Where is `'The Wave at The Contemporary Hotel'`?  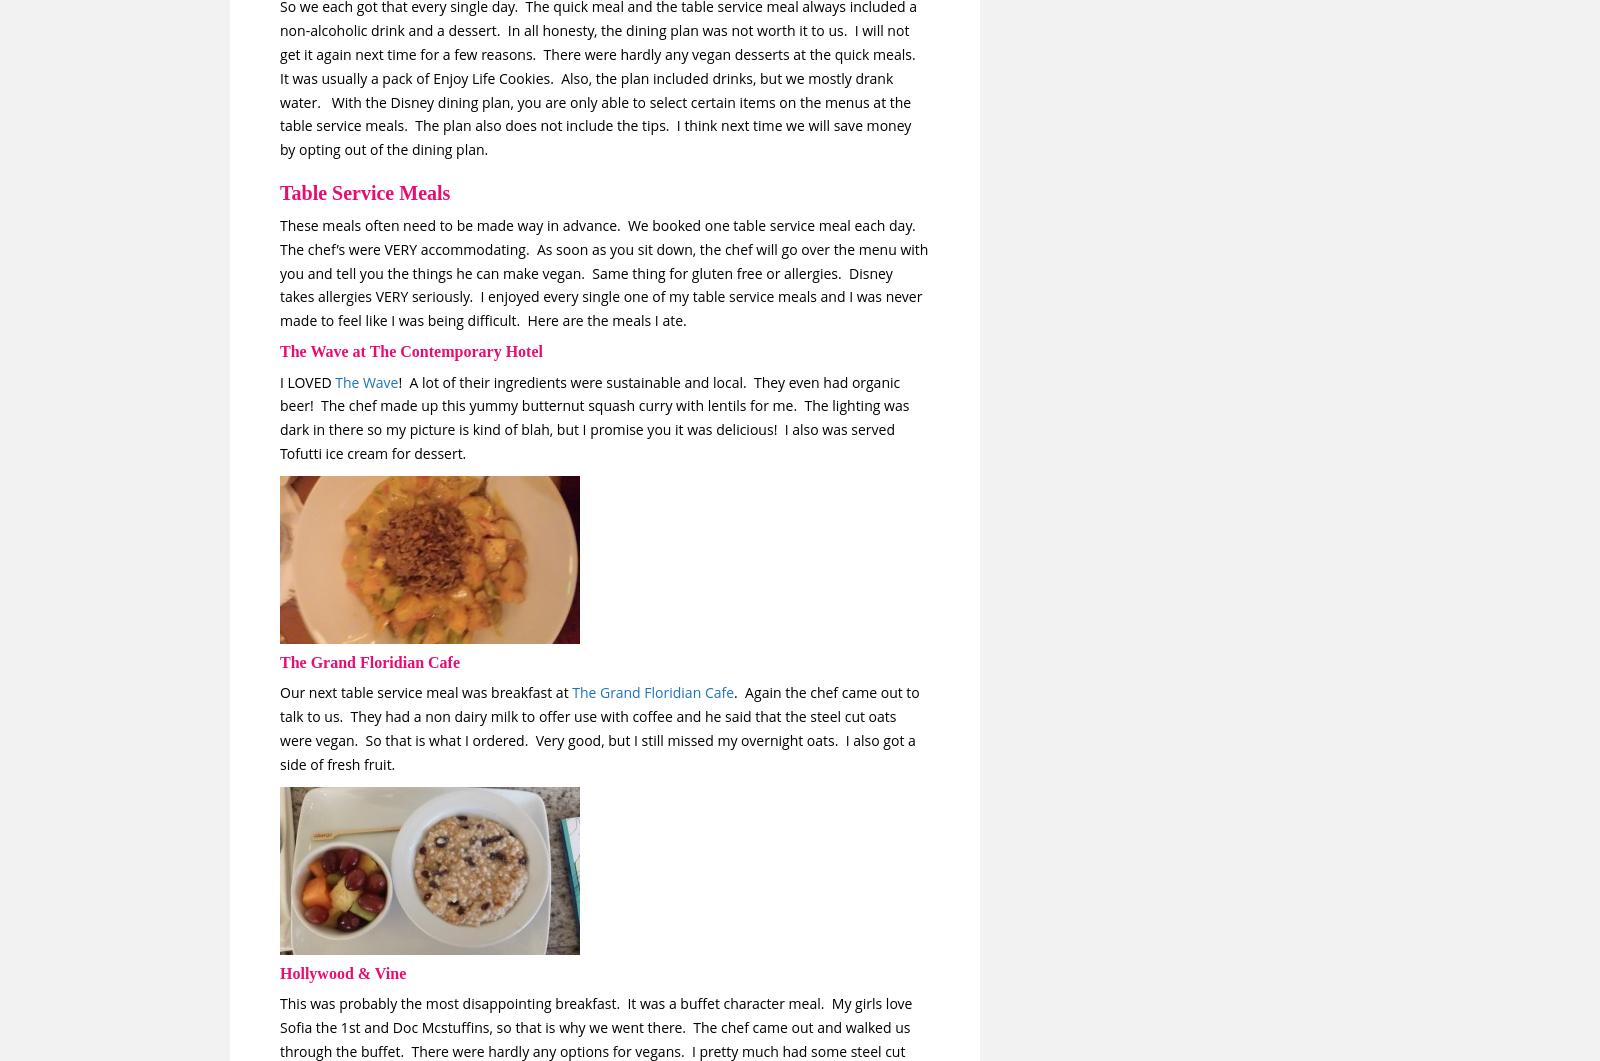
'The Wave at The Contemporary Hotel' is located at coordinates (410, 350).